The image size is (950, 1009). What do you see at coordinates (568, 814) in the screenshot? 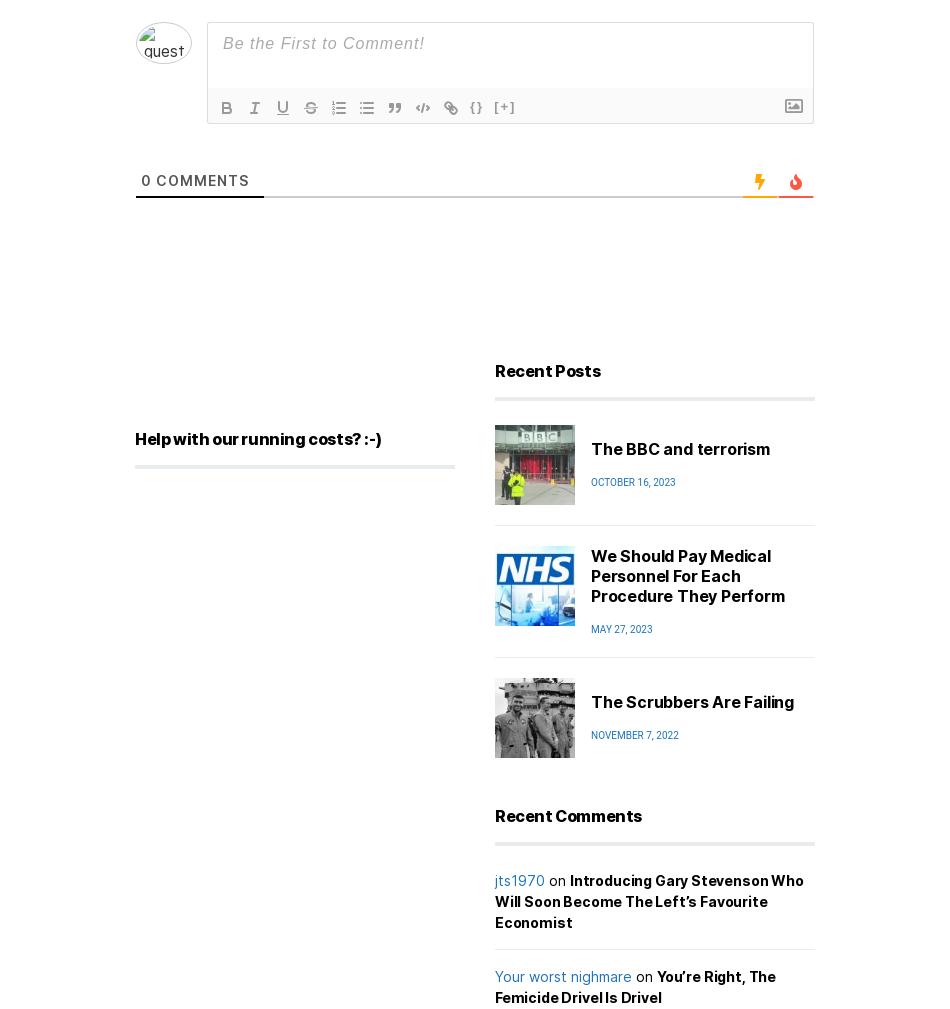
I see `'Recent Comments'` at bounding box center [568, 814].